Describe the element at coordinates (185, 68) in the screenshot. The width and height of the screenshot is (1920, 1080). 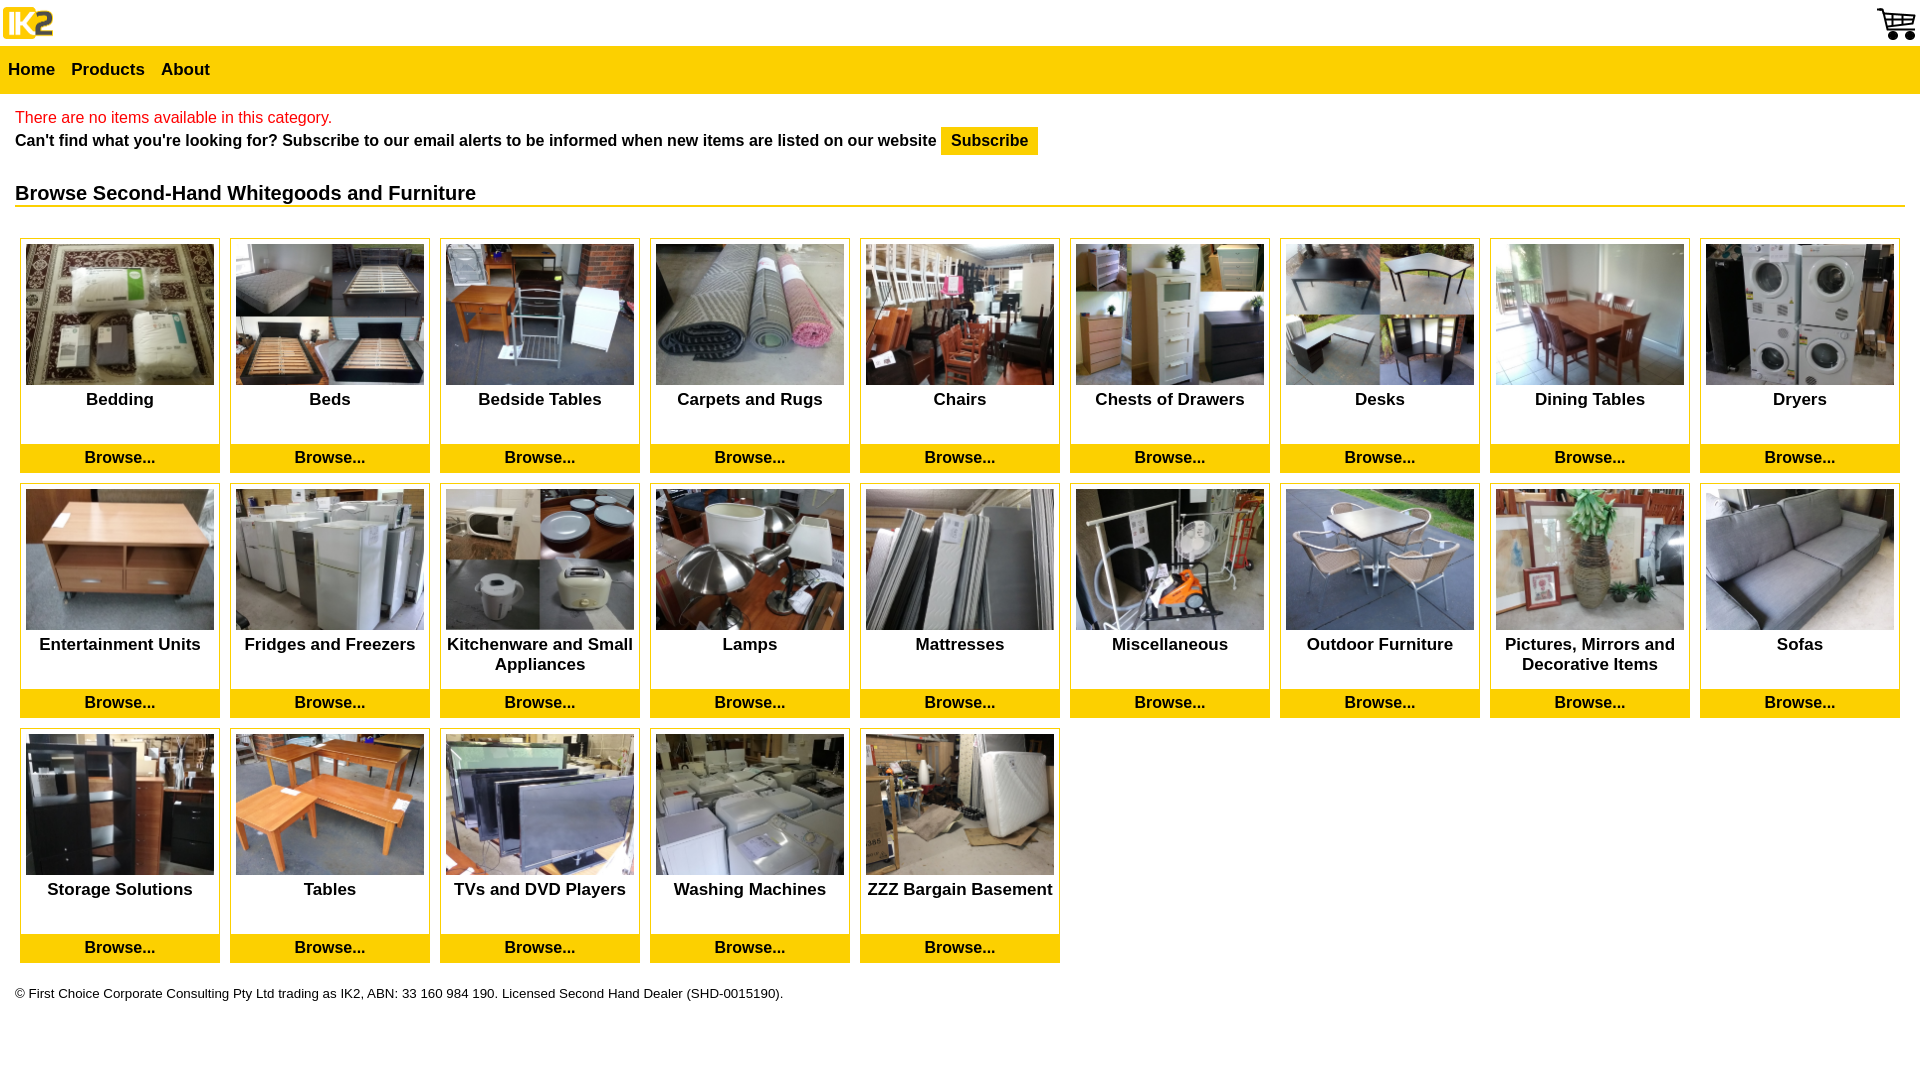
I see `'About'` at that location.